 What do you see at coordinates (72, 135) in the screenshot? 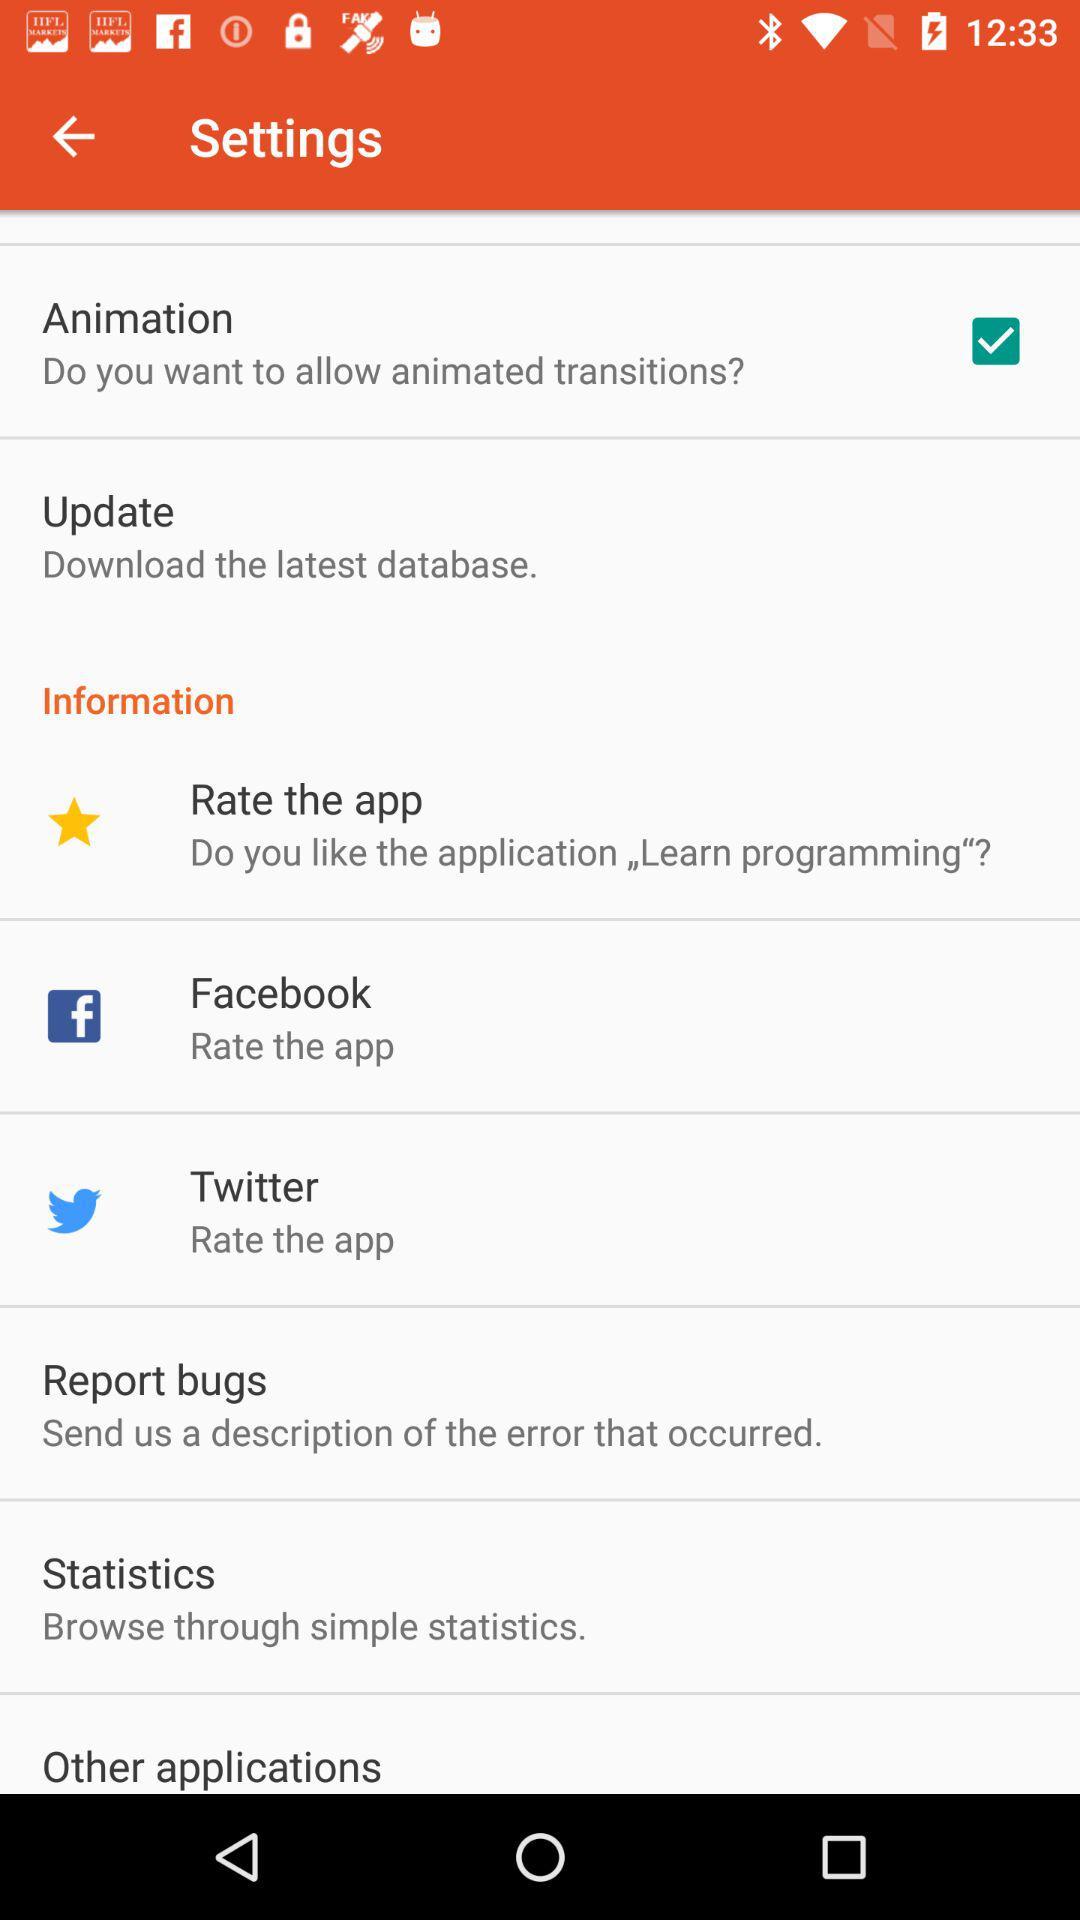
I see `the icon next to the settings item` at bounding box center [72, 135].